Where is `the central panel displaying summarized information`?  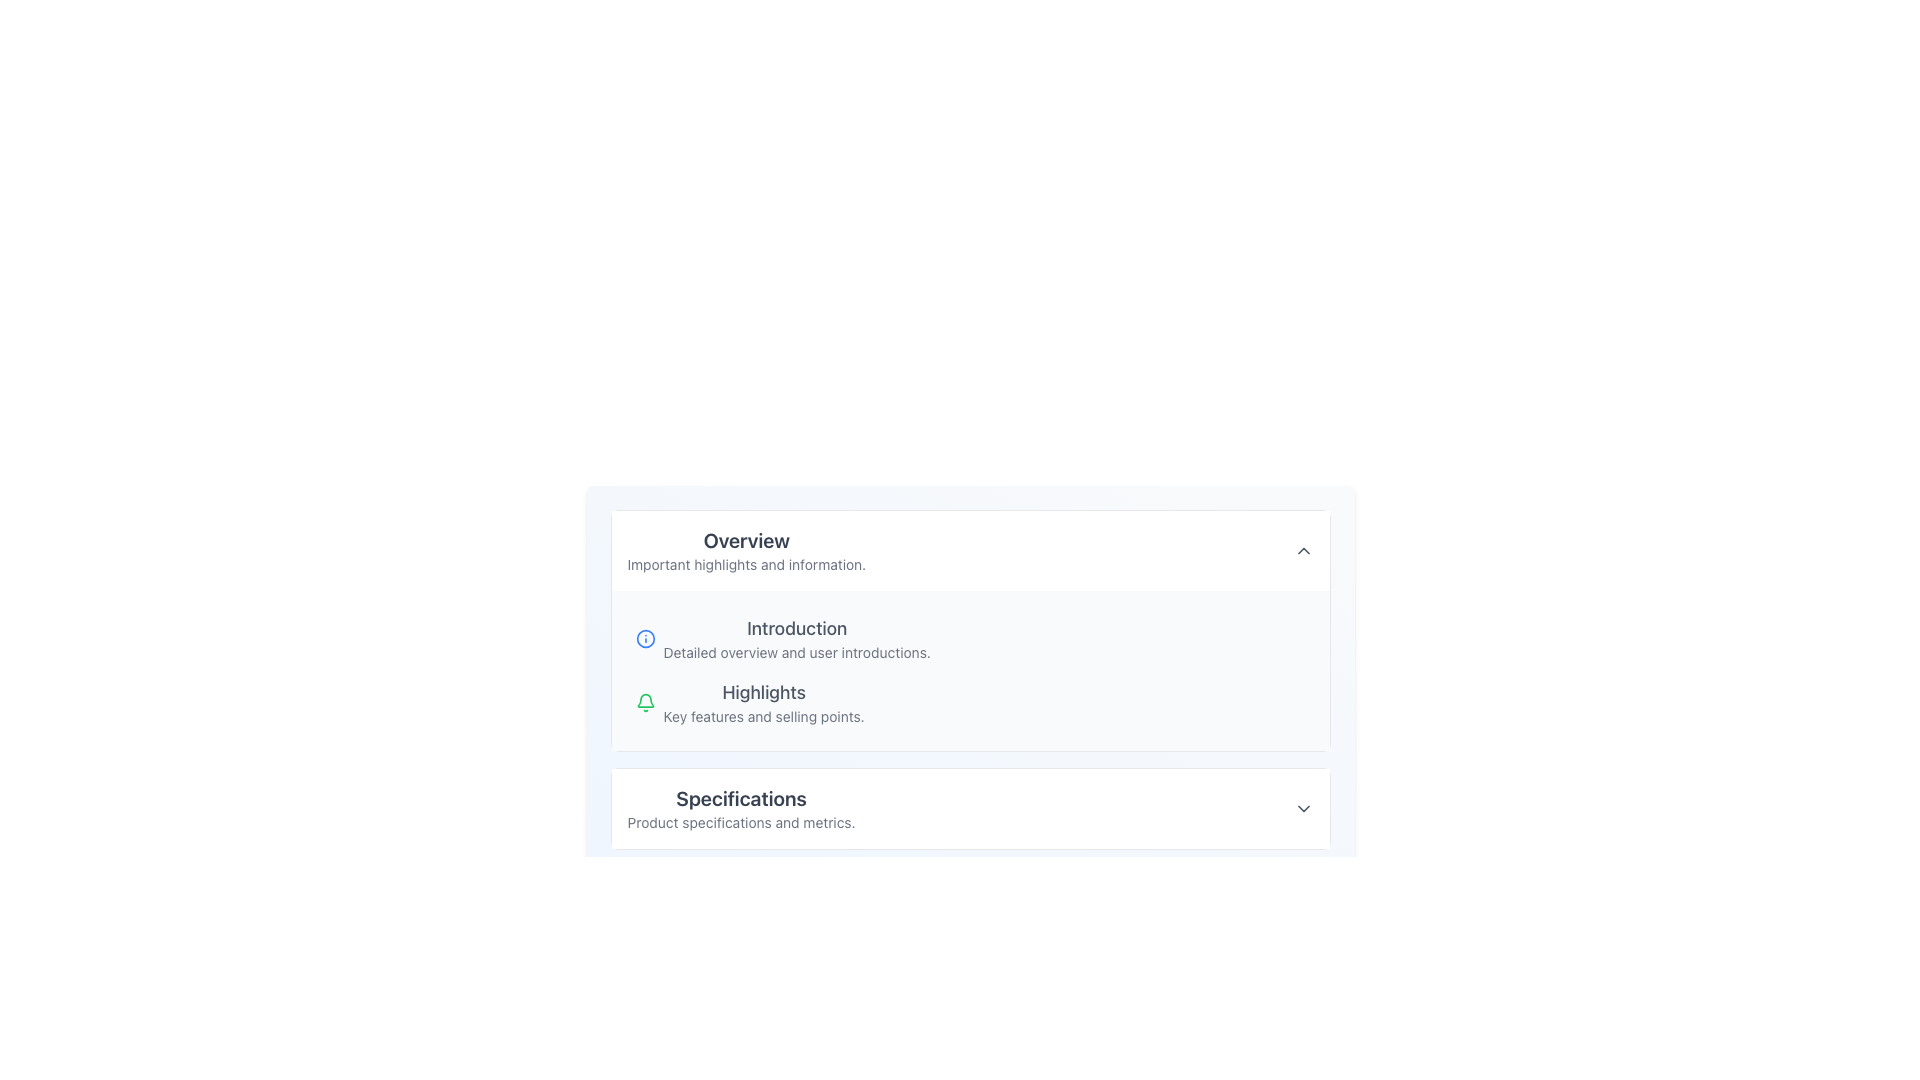 the central panel displaying summarized information is located at coordinates (970, 686).